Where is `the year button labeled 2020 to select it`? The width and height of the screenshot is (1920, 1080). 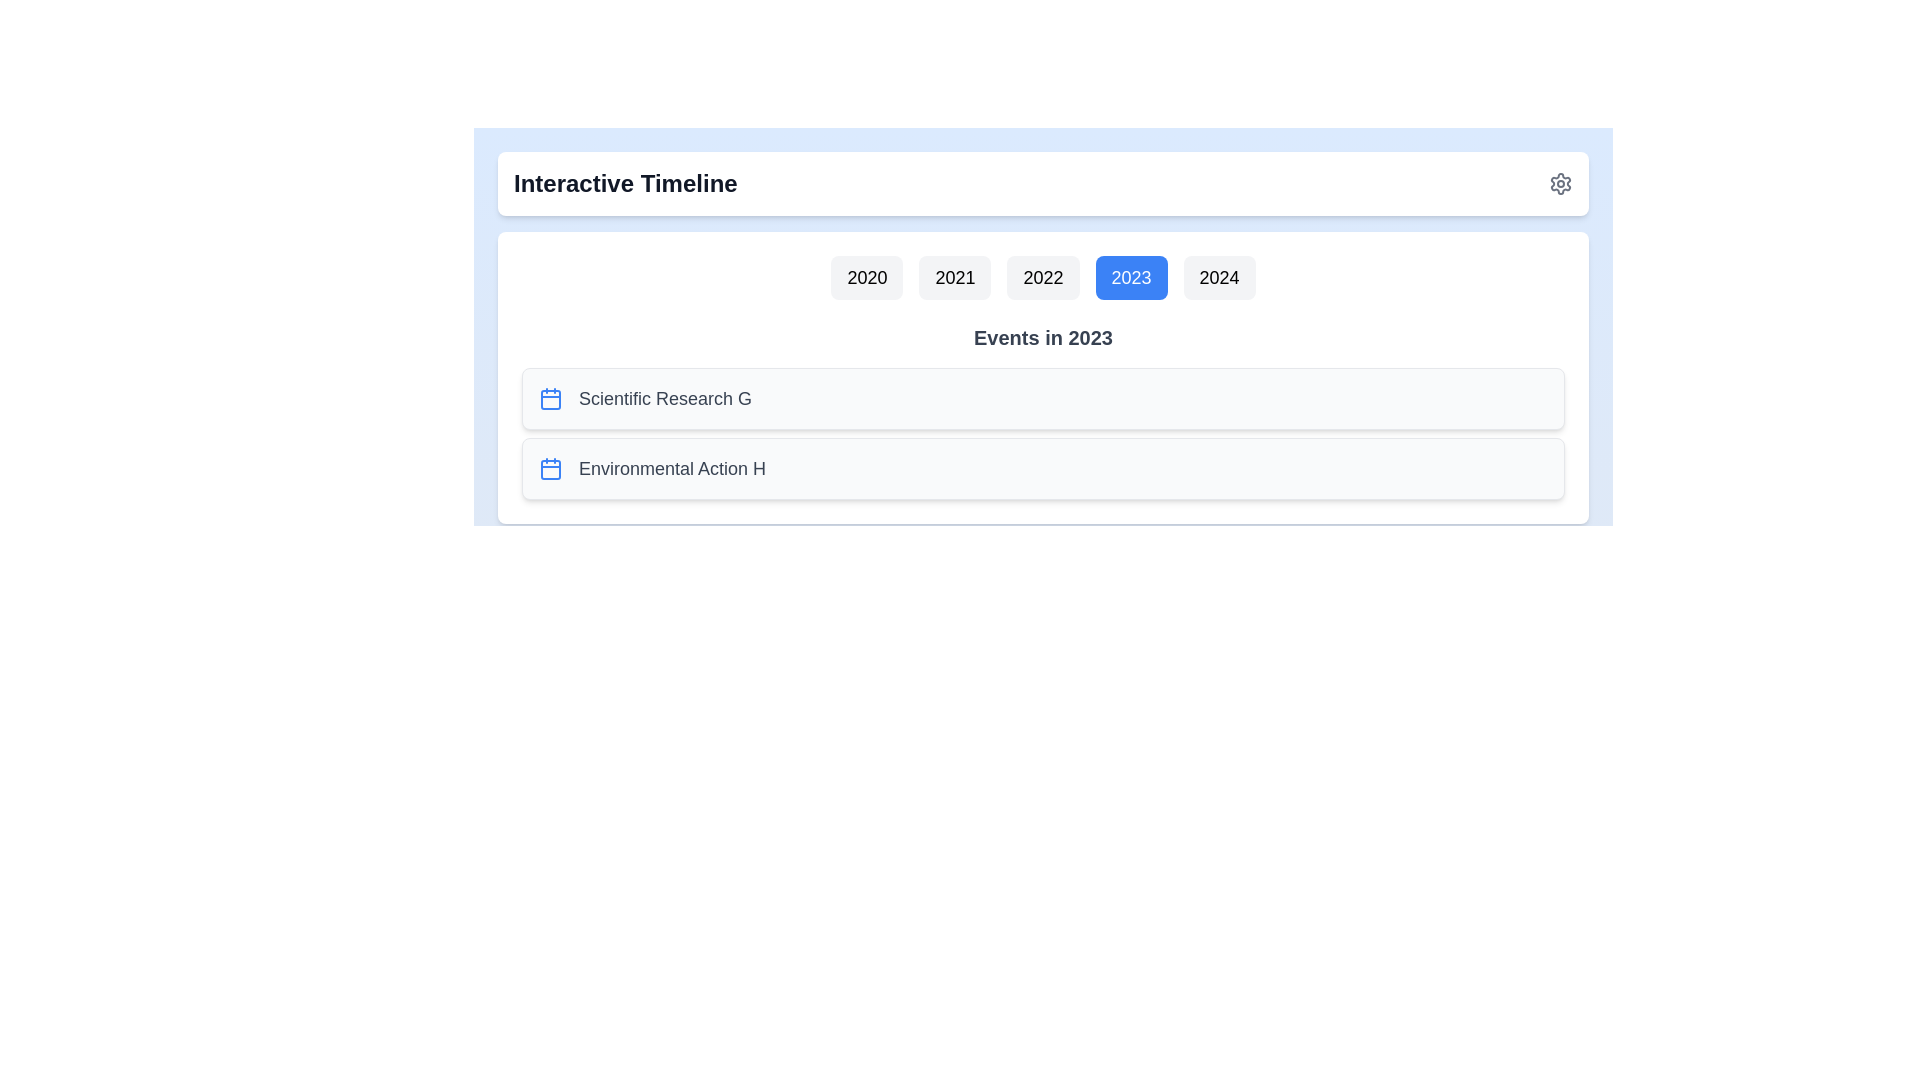
the year button labeled 2020 to select it is located at coordinates (867, 277).